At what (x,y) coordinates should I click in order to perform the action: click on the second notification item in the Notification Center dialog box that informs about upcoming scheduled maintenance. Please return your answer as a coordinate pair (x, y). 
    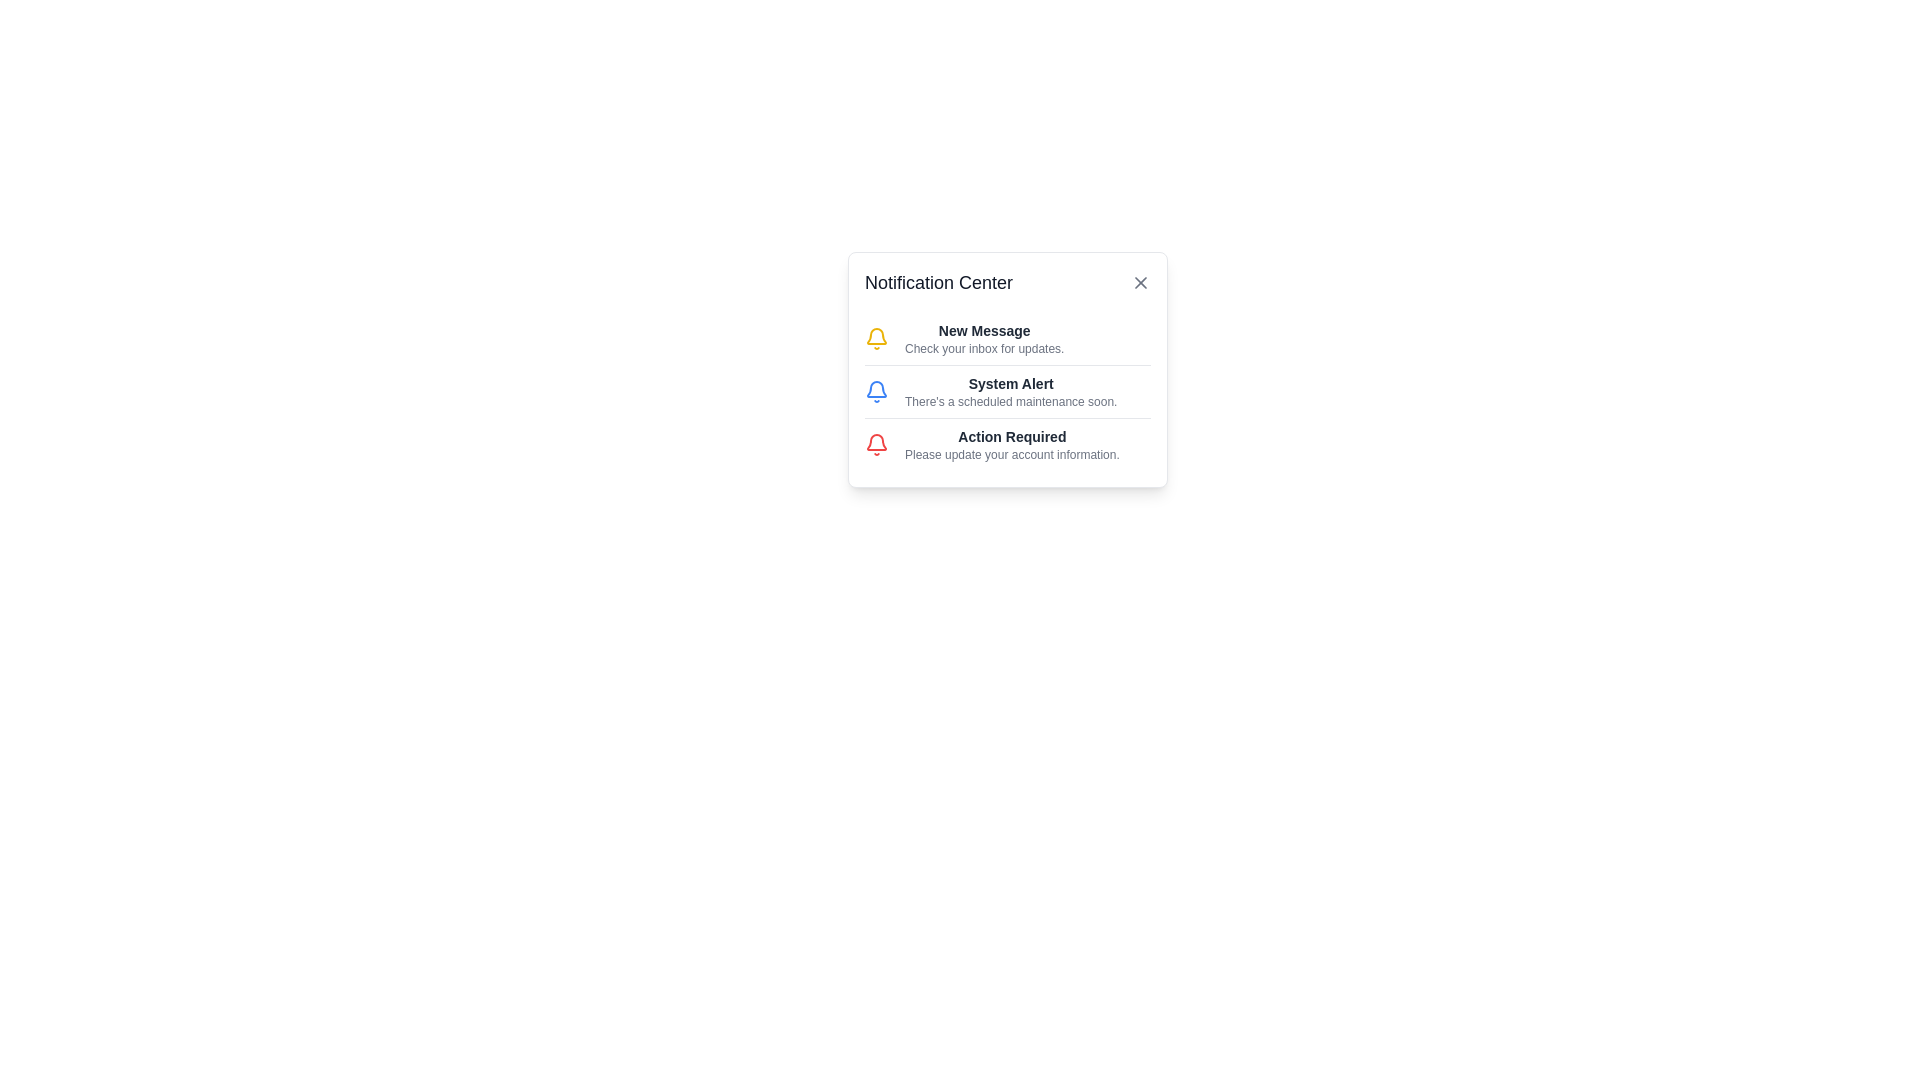
    Looking at the image, I should click on (1008, 370).